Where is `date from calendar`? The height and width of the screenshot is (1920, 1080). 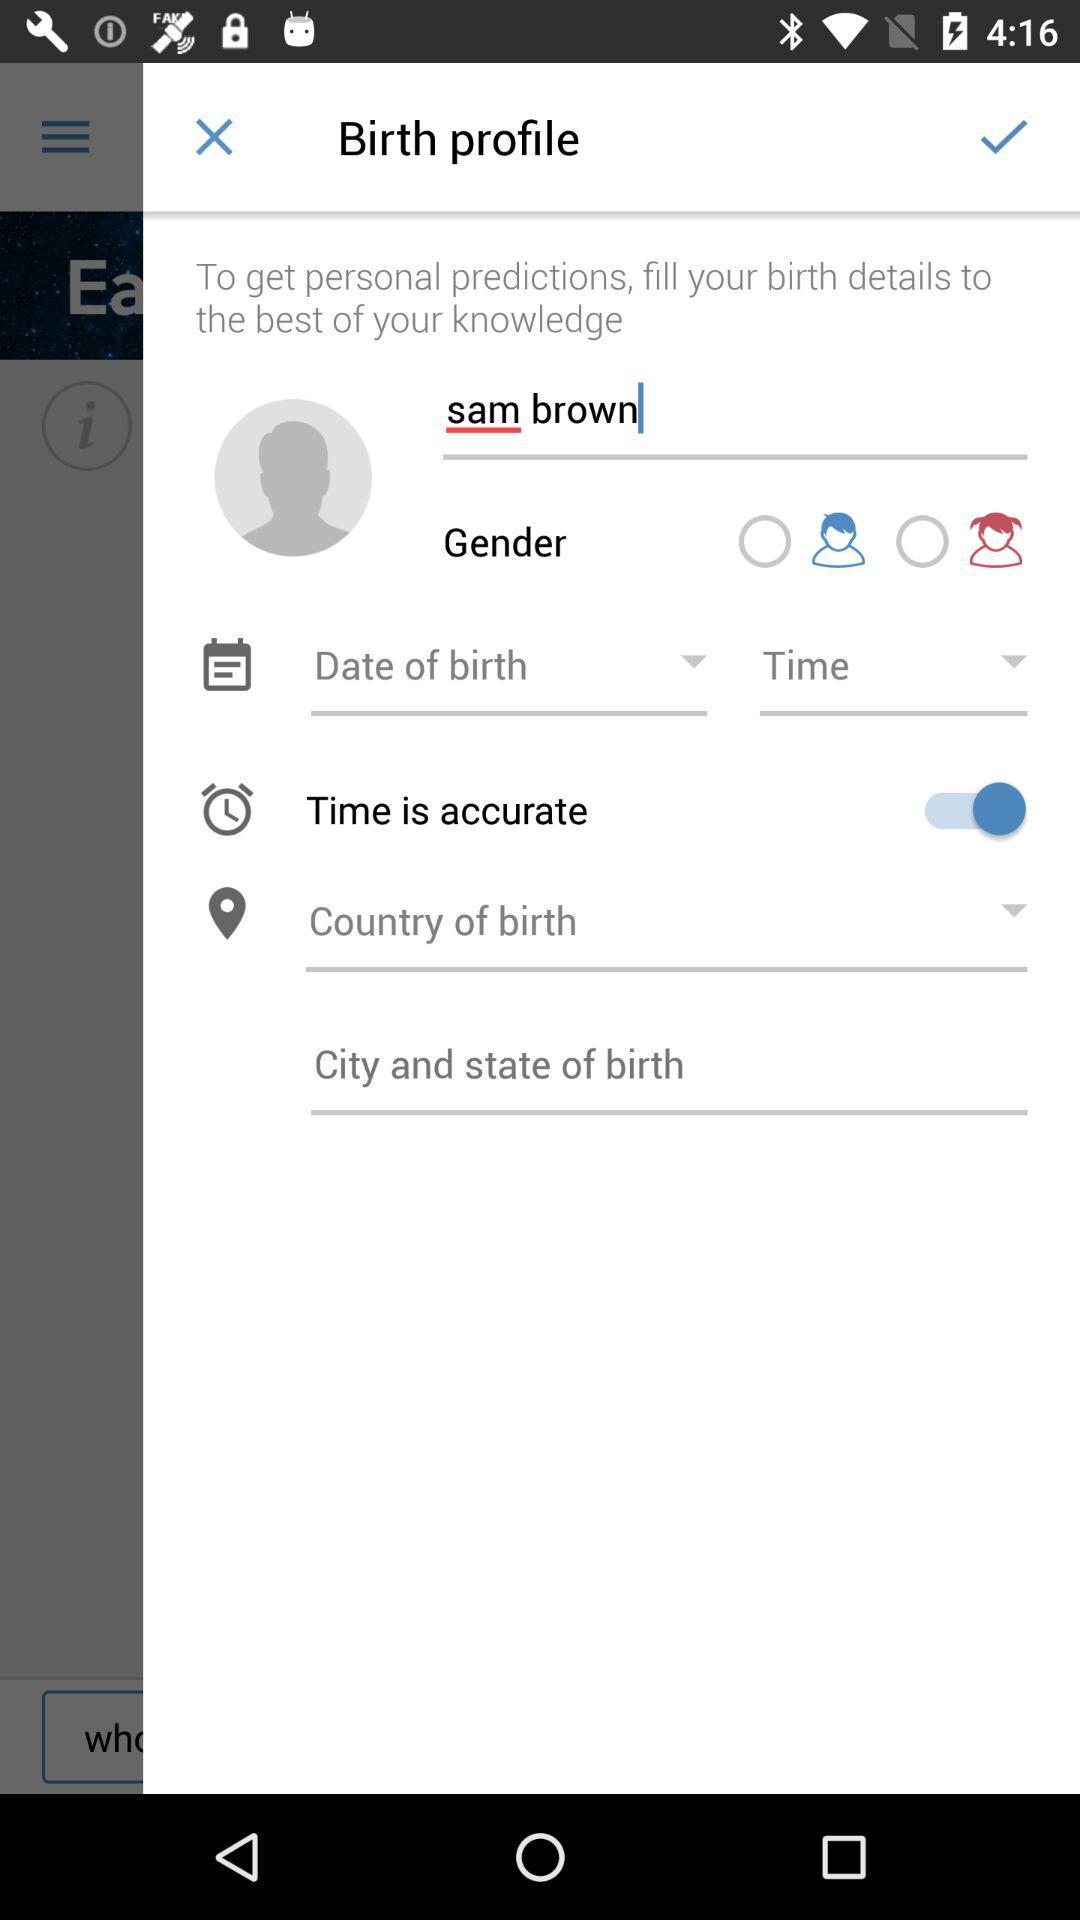 date from calendar is located at coordinates (226, 664).